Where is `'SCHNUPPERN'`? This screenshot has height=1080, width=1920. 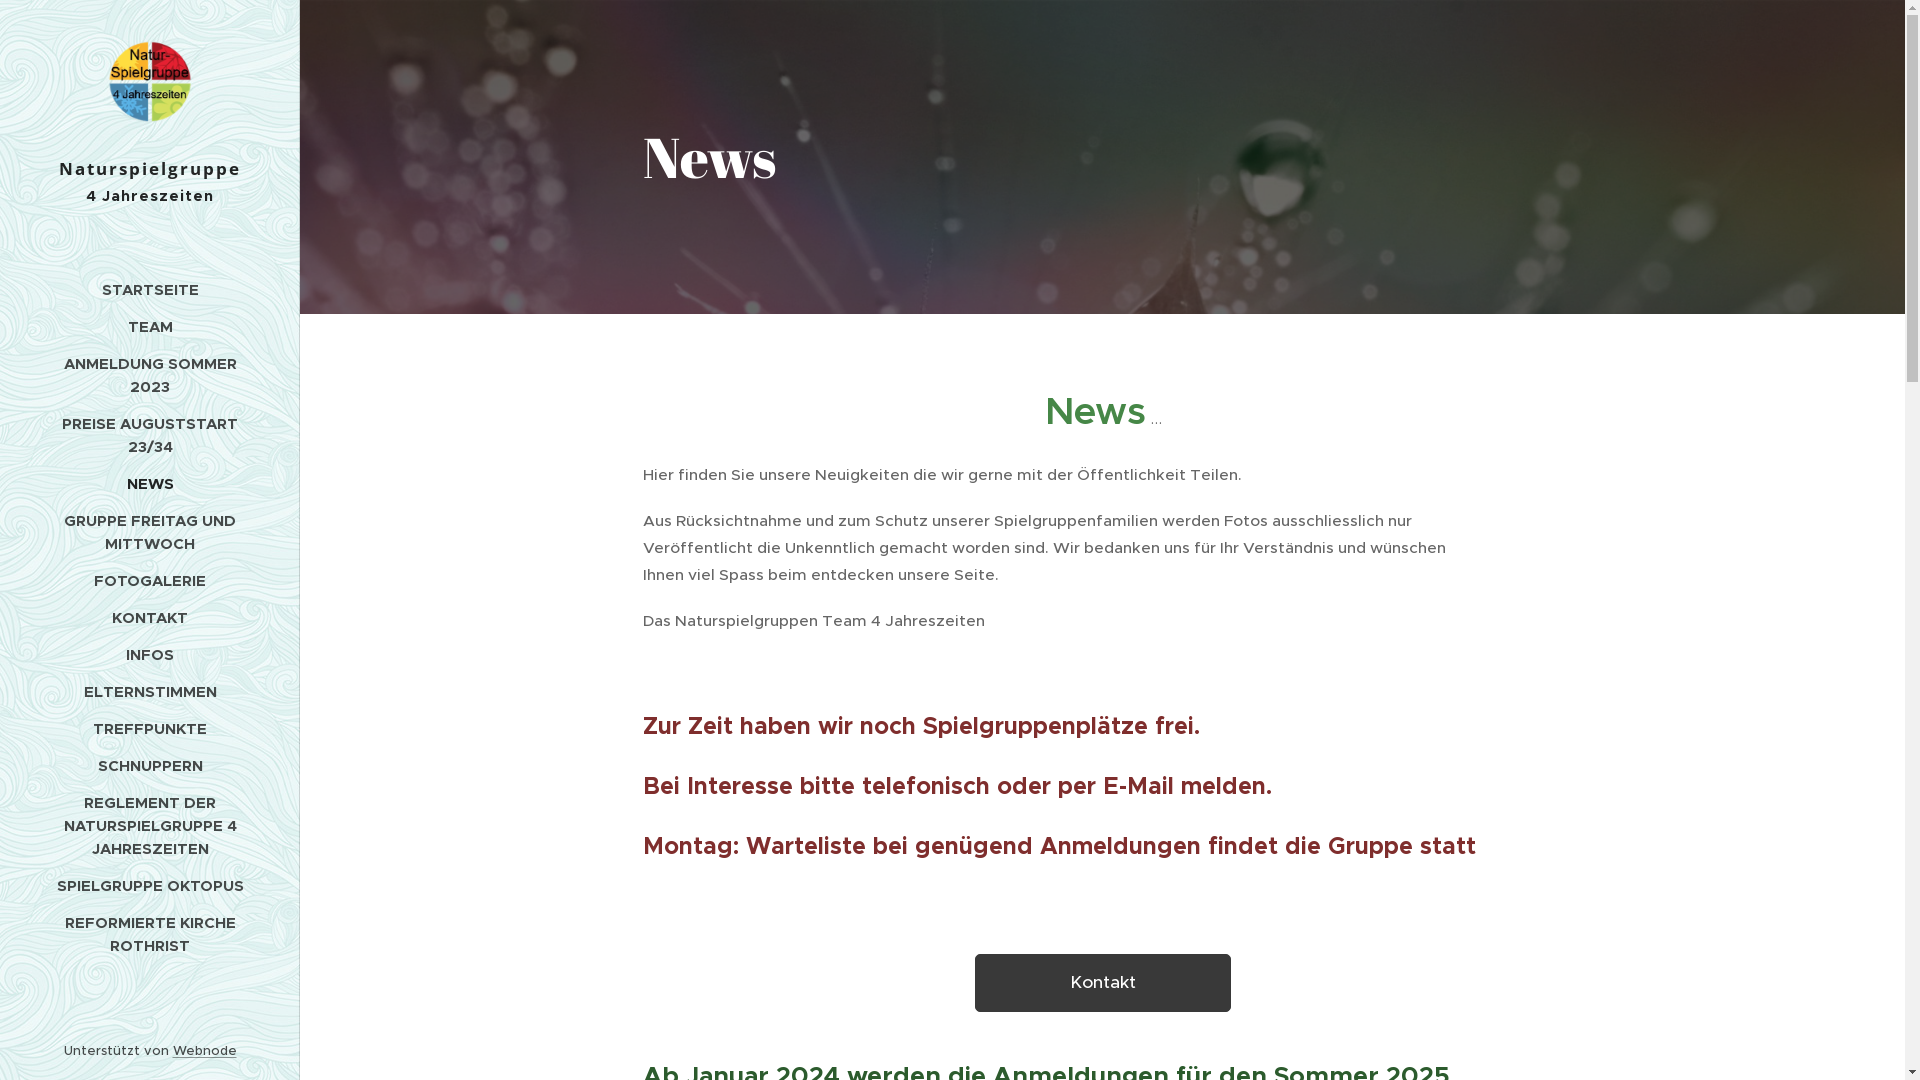 'SCHNUPPERN' is located at coordinates (148, 765).